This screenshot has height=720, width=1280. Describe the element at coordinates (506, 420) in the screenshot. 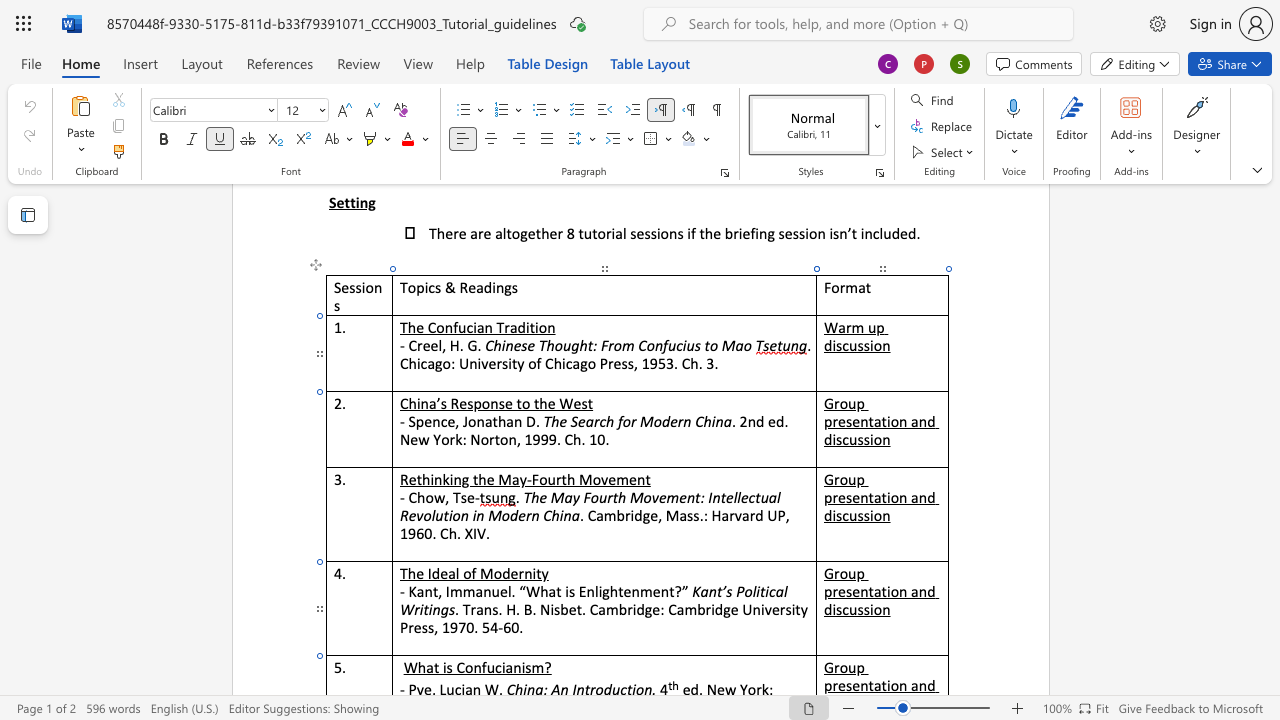

I see `the space between the continuous character "h" and "a" in the text` at that location.